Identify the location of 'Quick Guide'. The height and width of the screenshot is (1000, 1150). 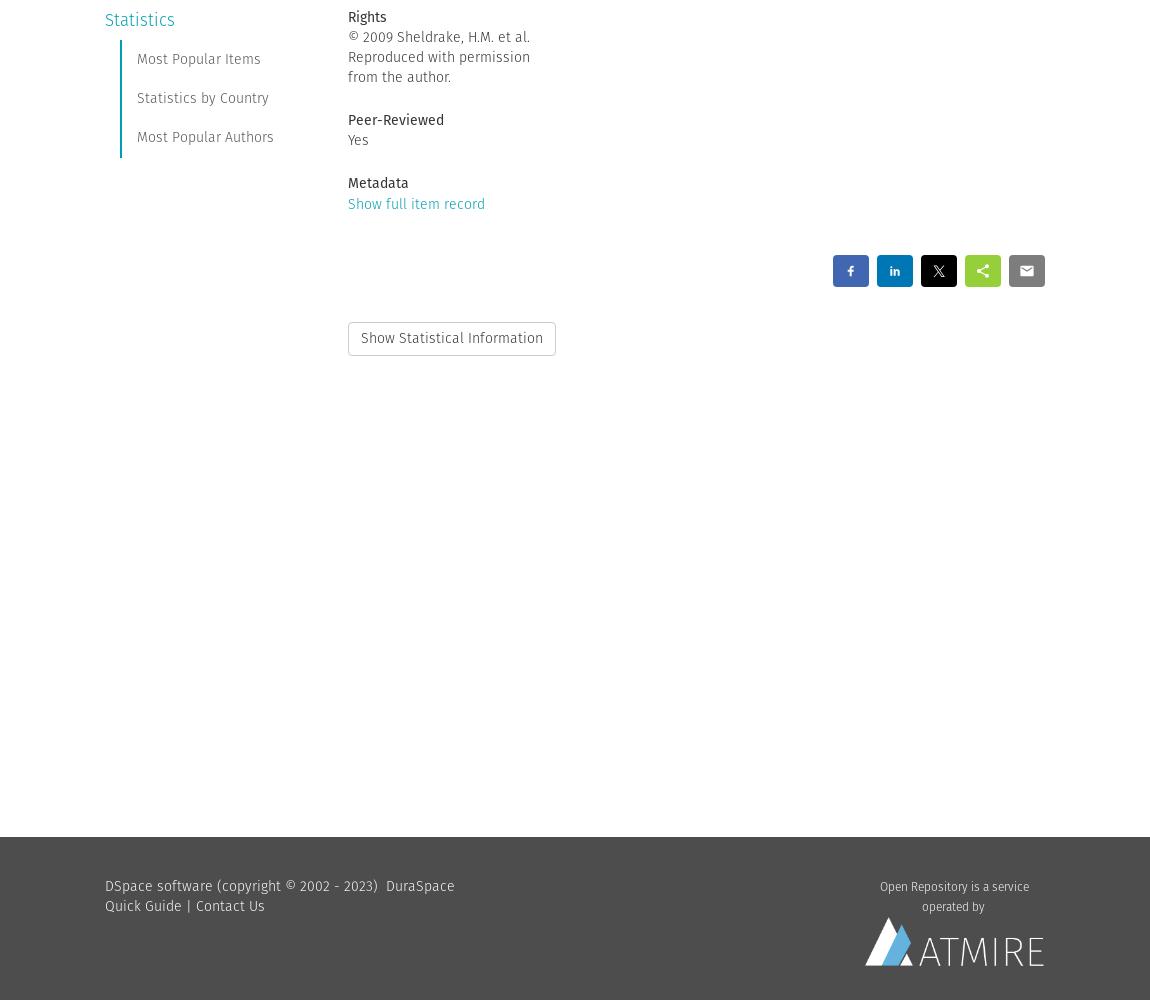
(142, 905).